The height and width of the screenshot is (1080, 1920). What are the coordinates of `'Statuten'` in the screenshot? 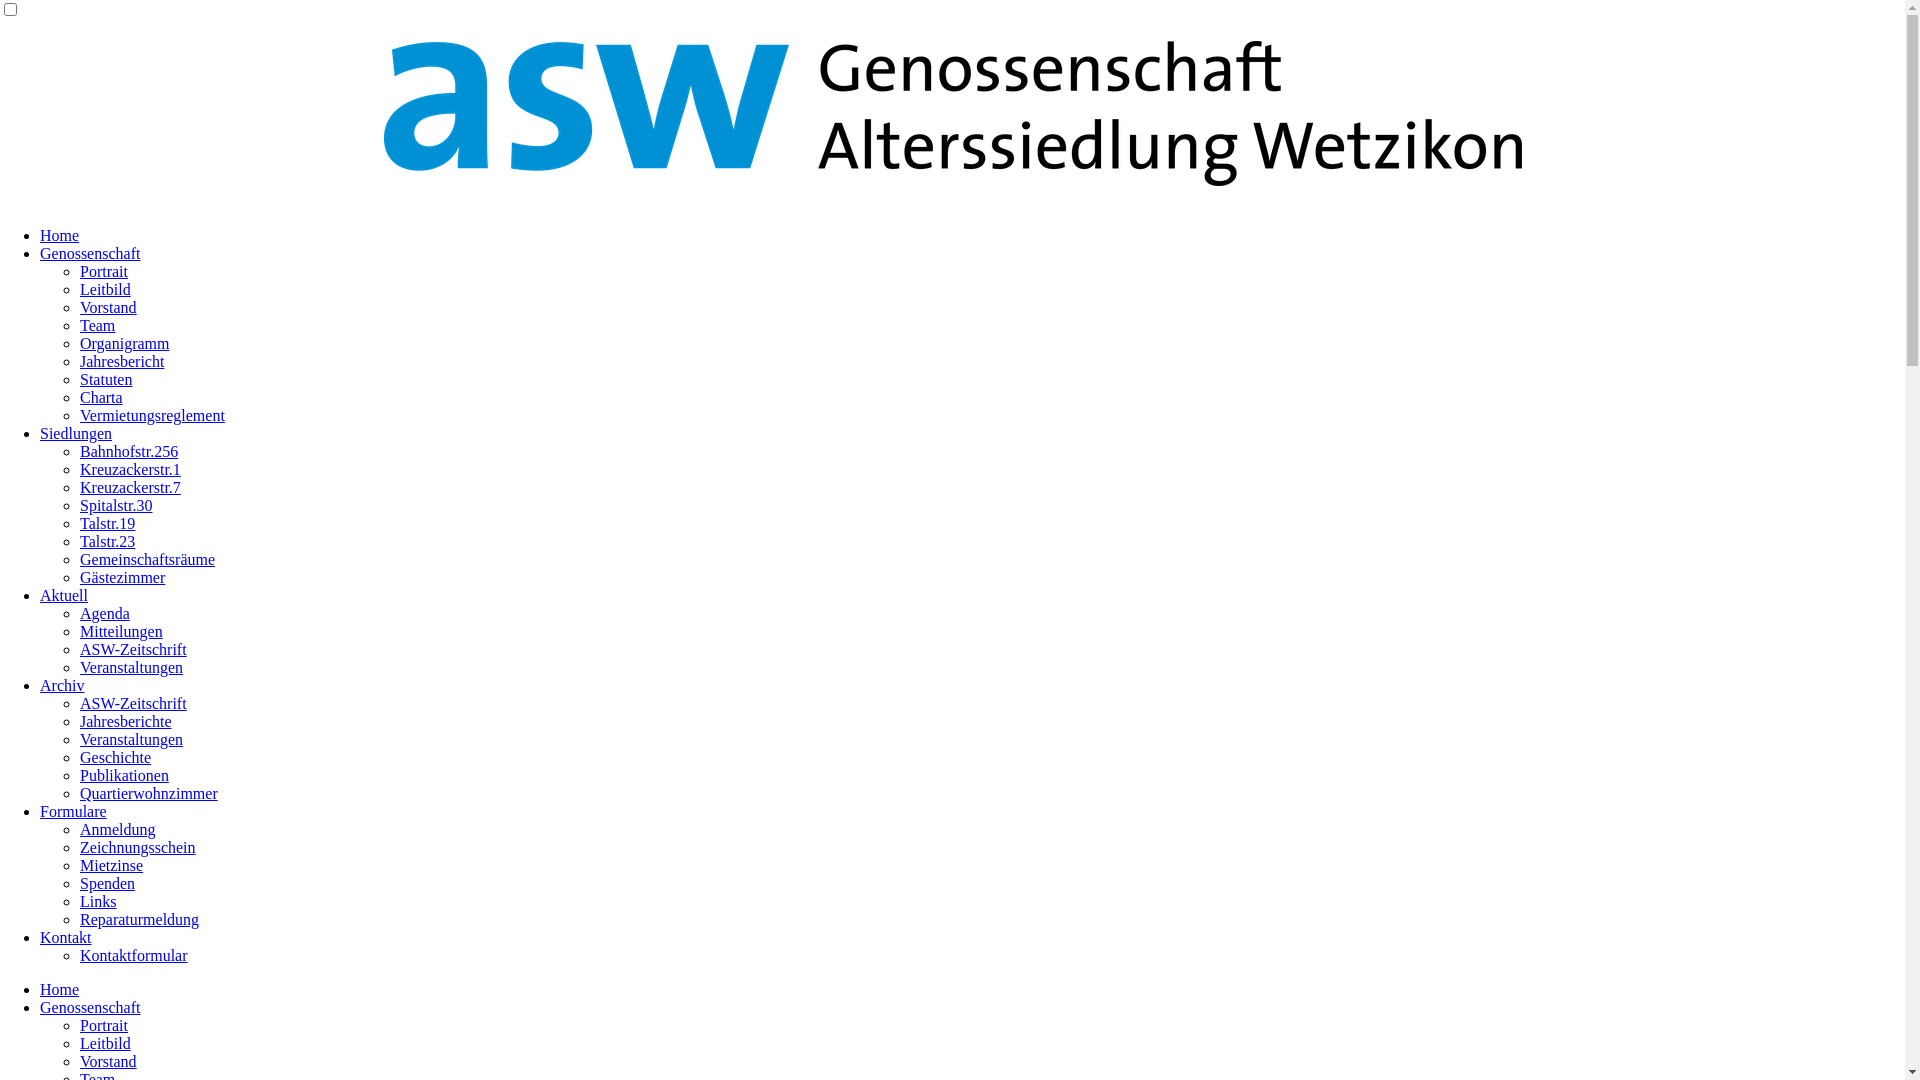 It's located at (104, 379).